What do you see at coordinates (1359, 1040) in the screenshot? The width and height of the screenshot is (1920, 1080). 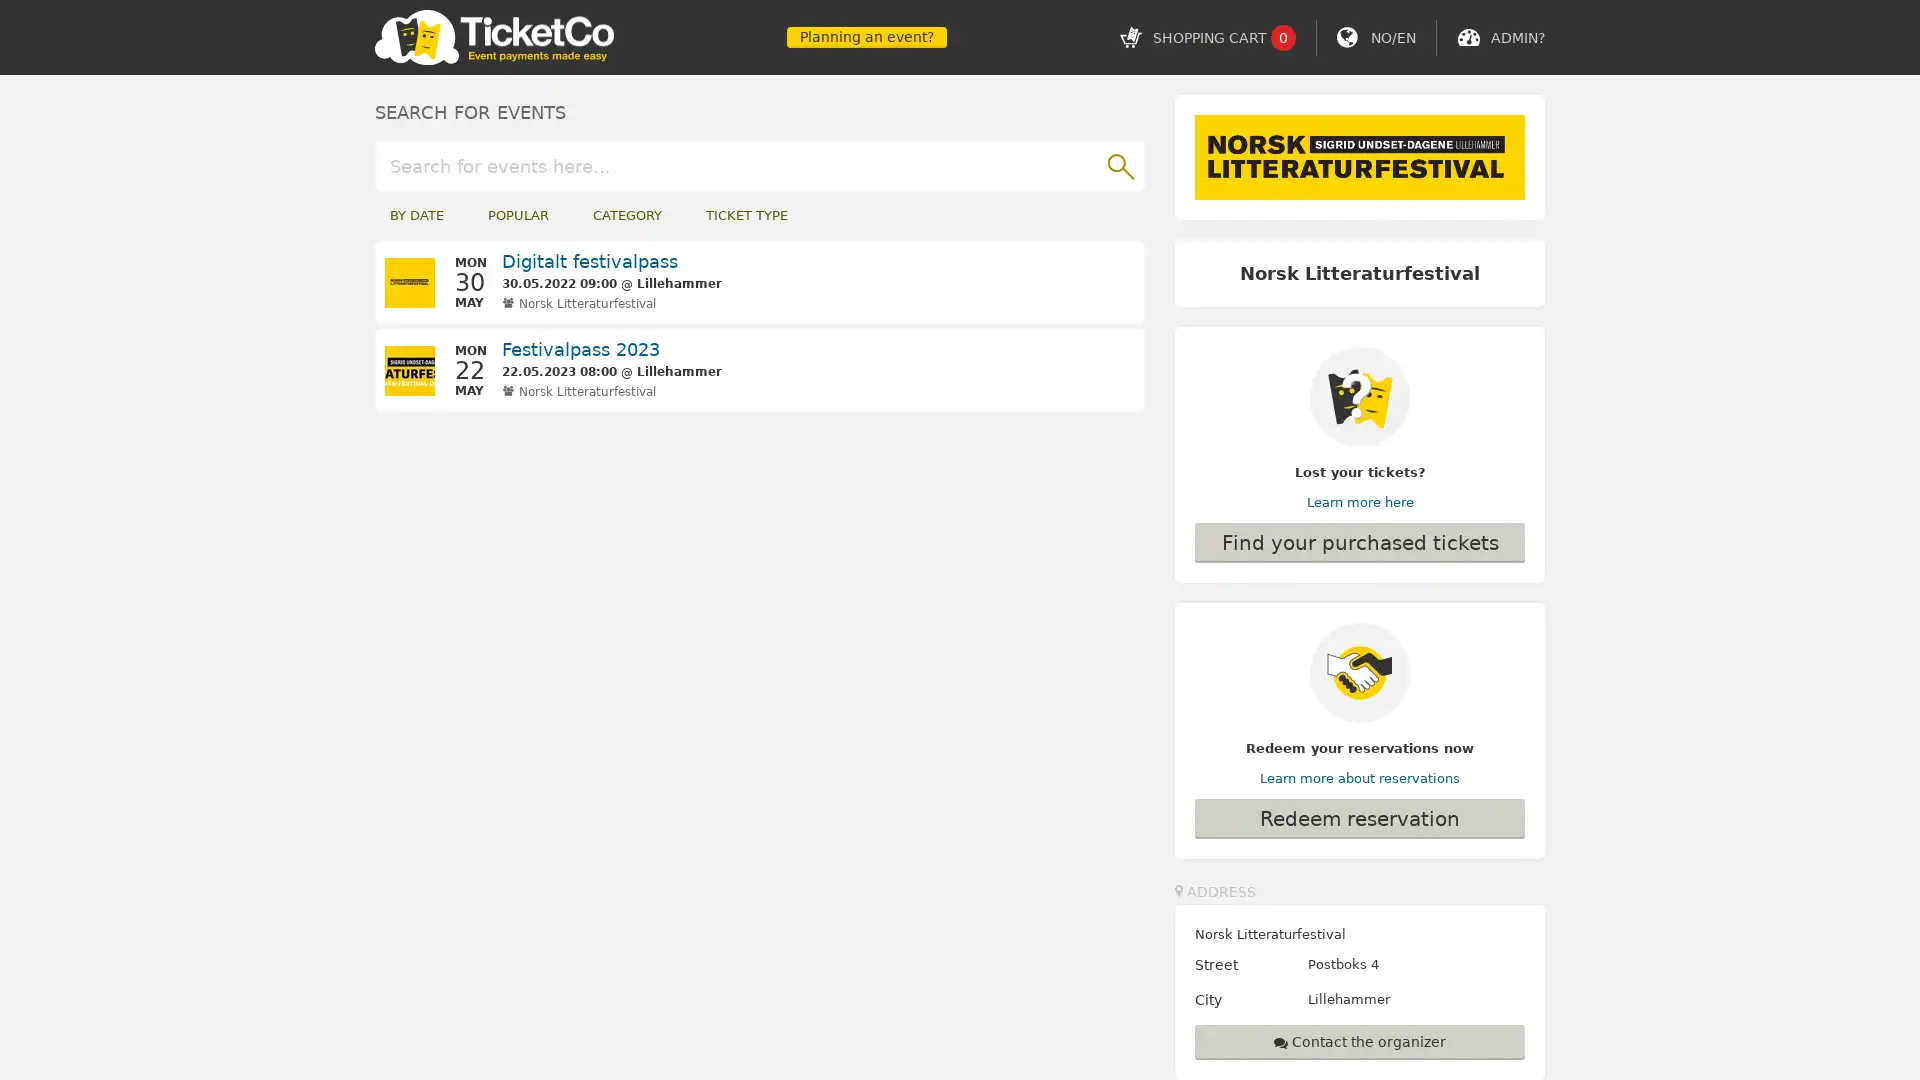 I see `Contact the organizer` at bounding box center [1359, 1040].